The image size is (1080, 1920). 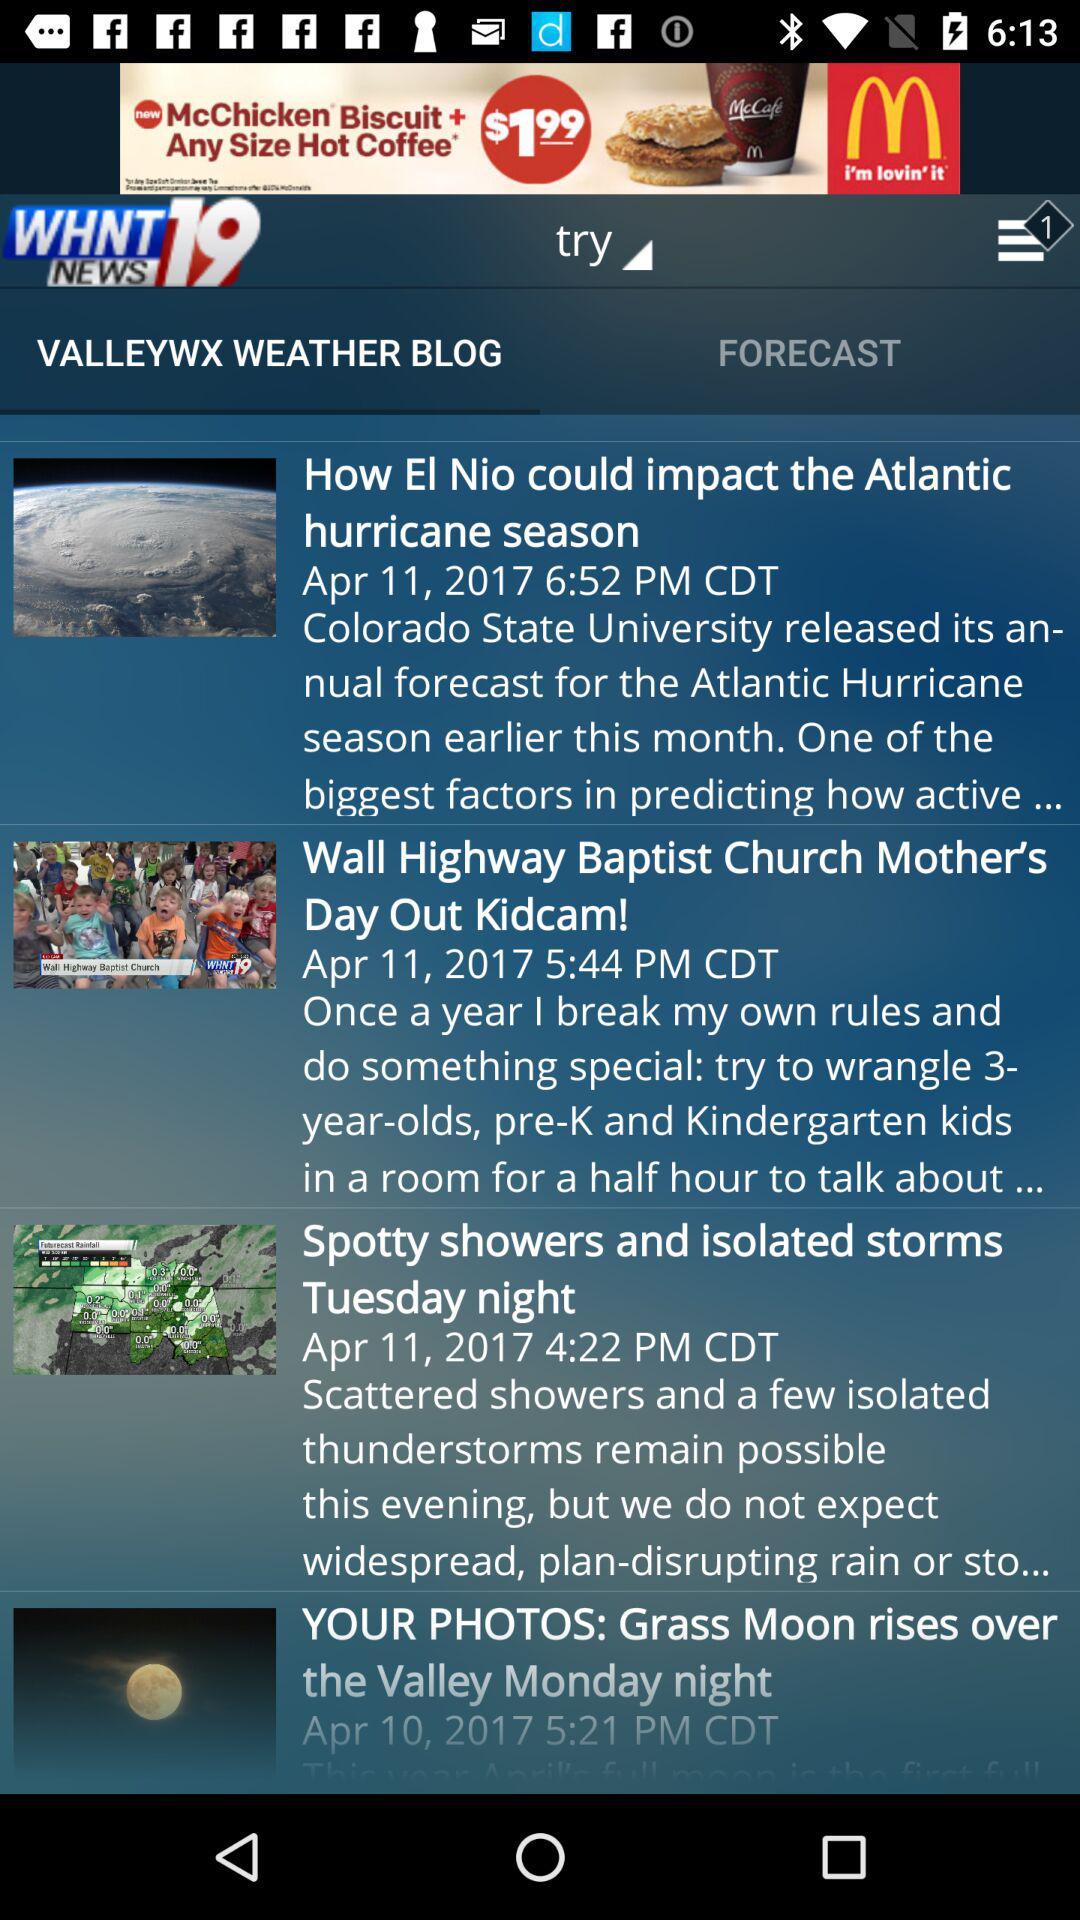 I want to click on the image which is under the valleywx weather blog, so click(x=144, y=547).